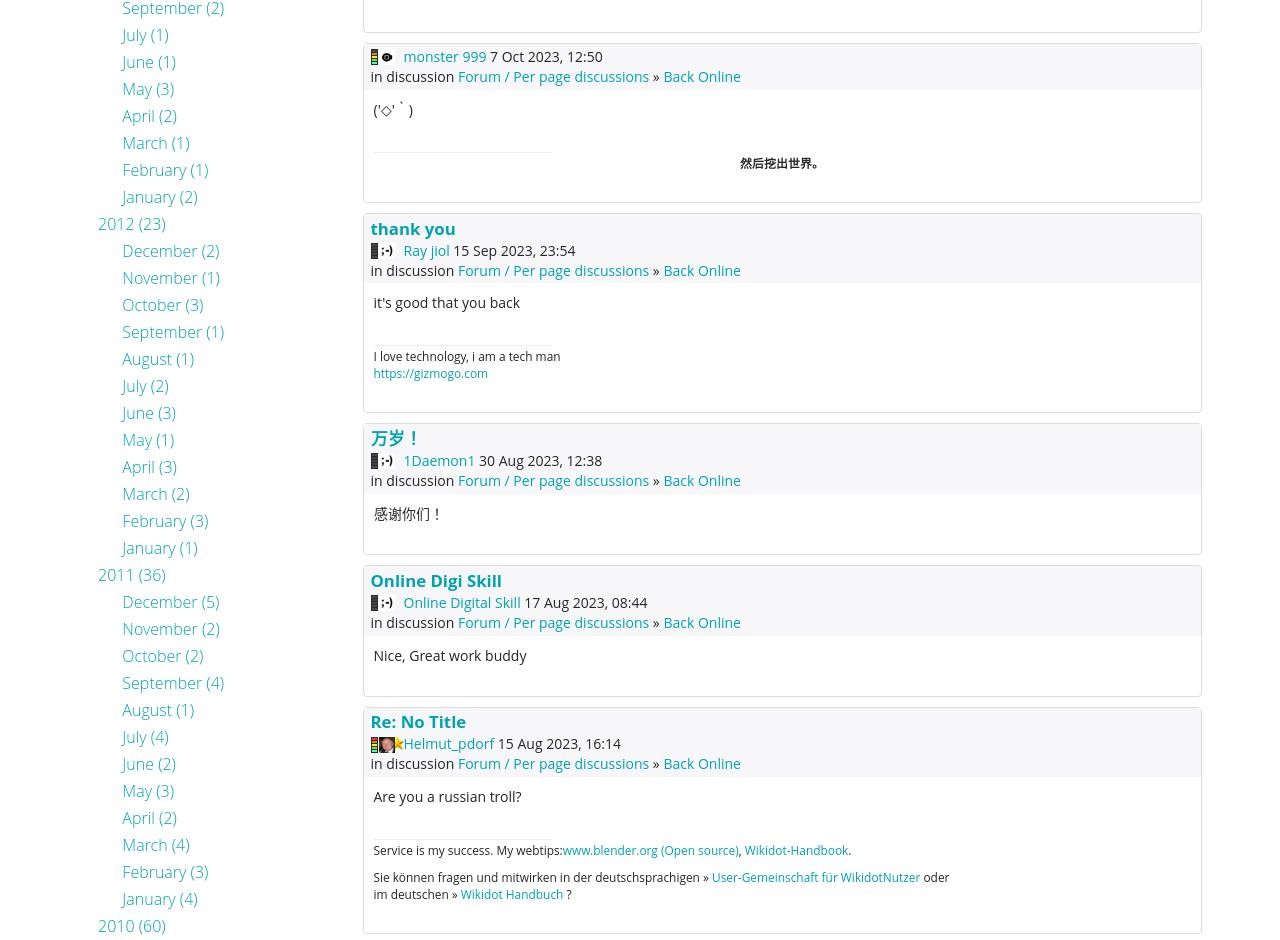 The image size is (1280, 940). What do you see at coordinates (154, 843) in the screenshot?
I see `'March (4)'` at bounding box center [154, 843].